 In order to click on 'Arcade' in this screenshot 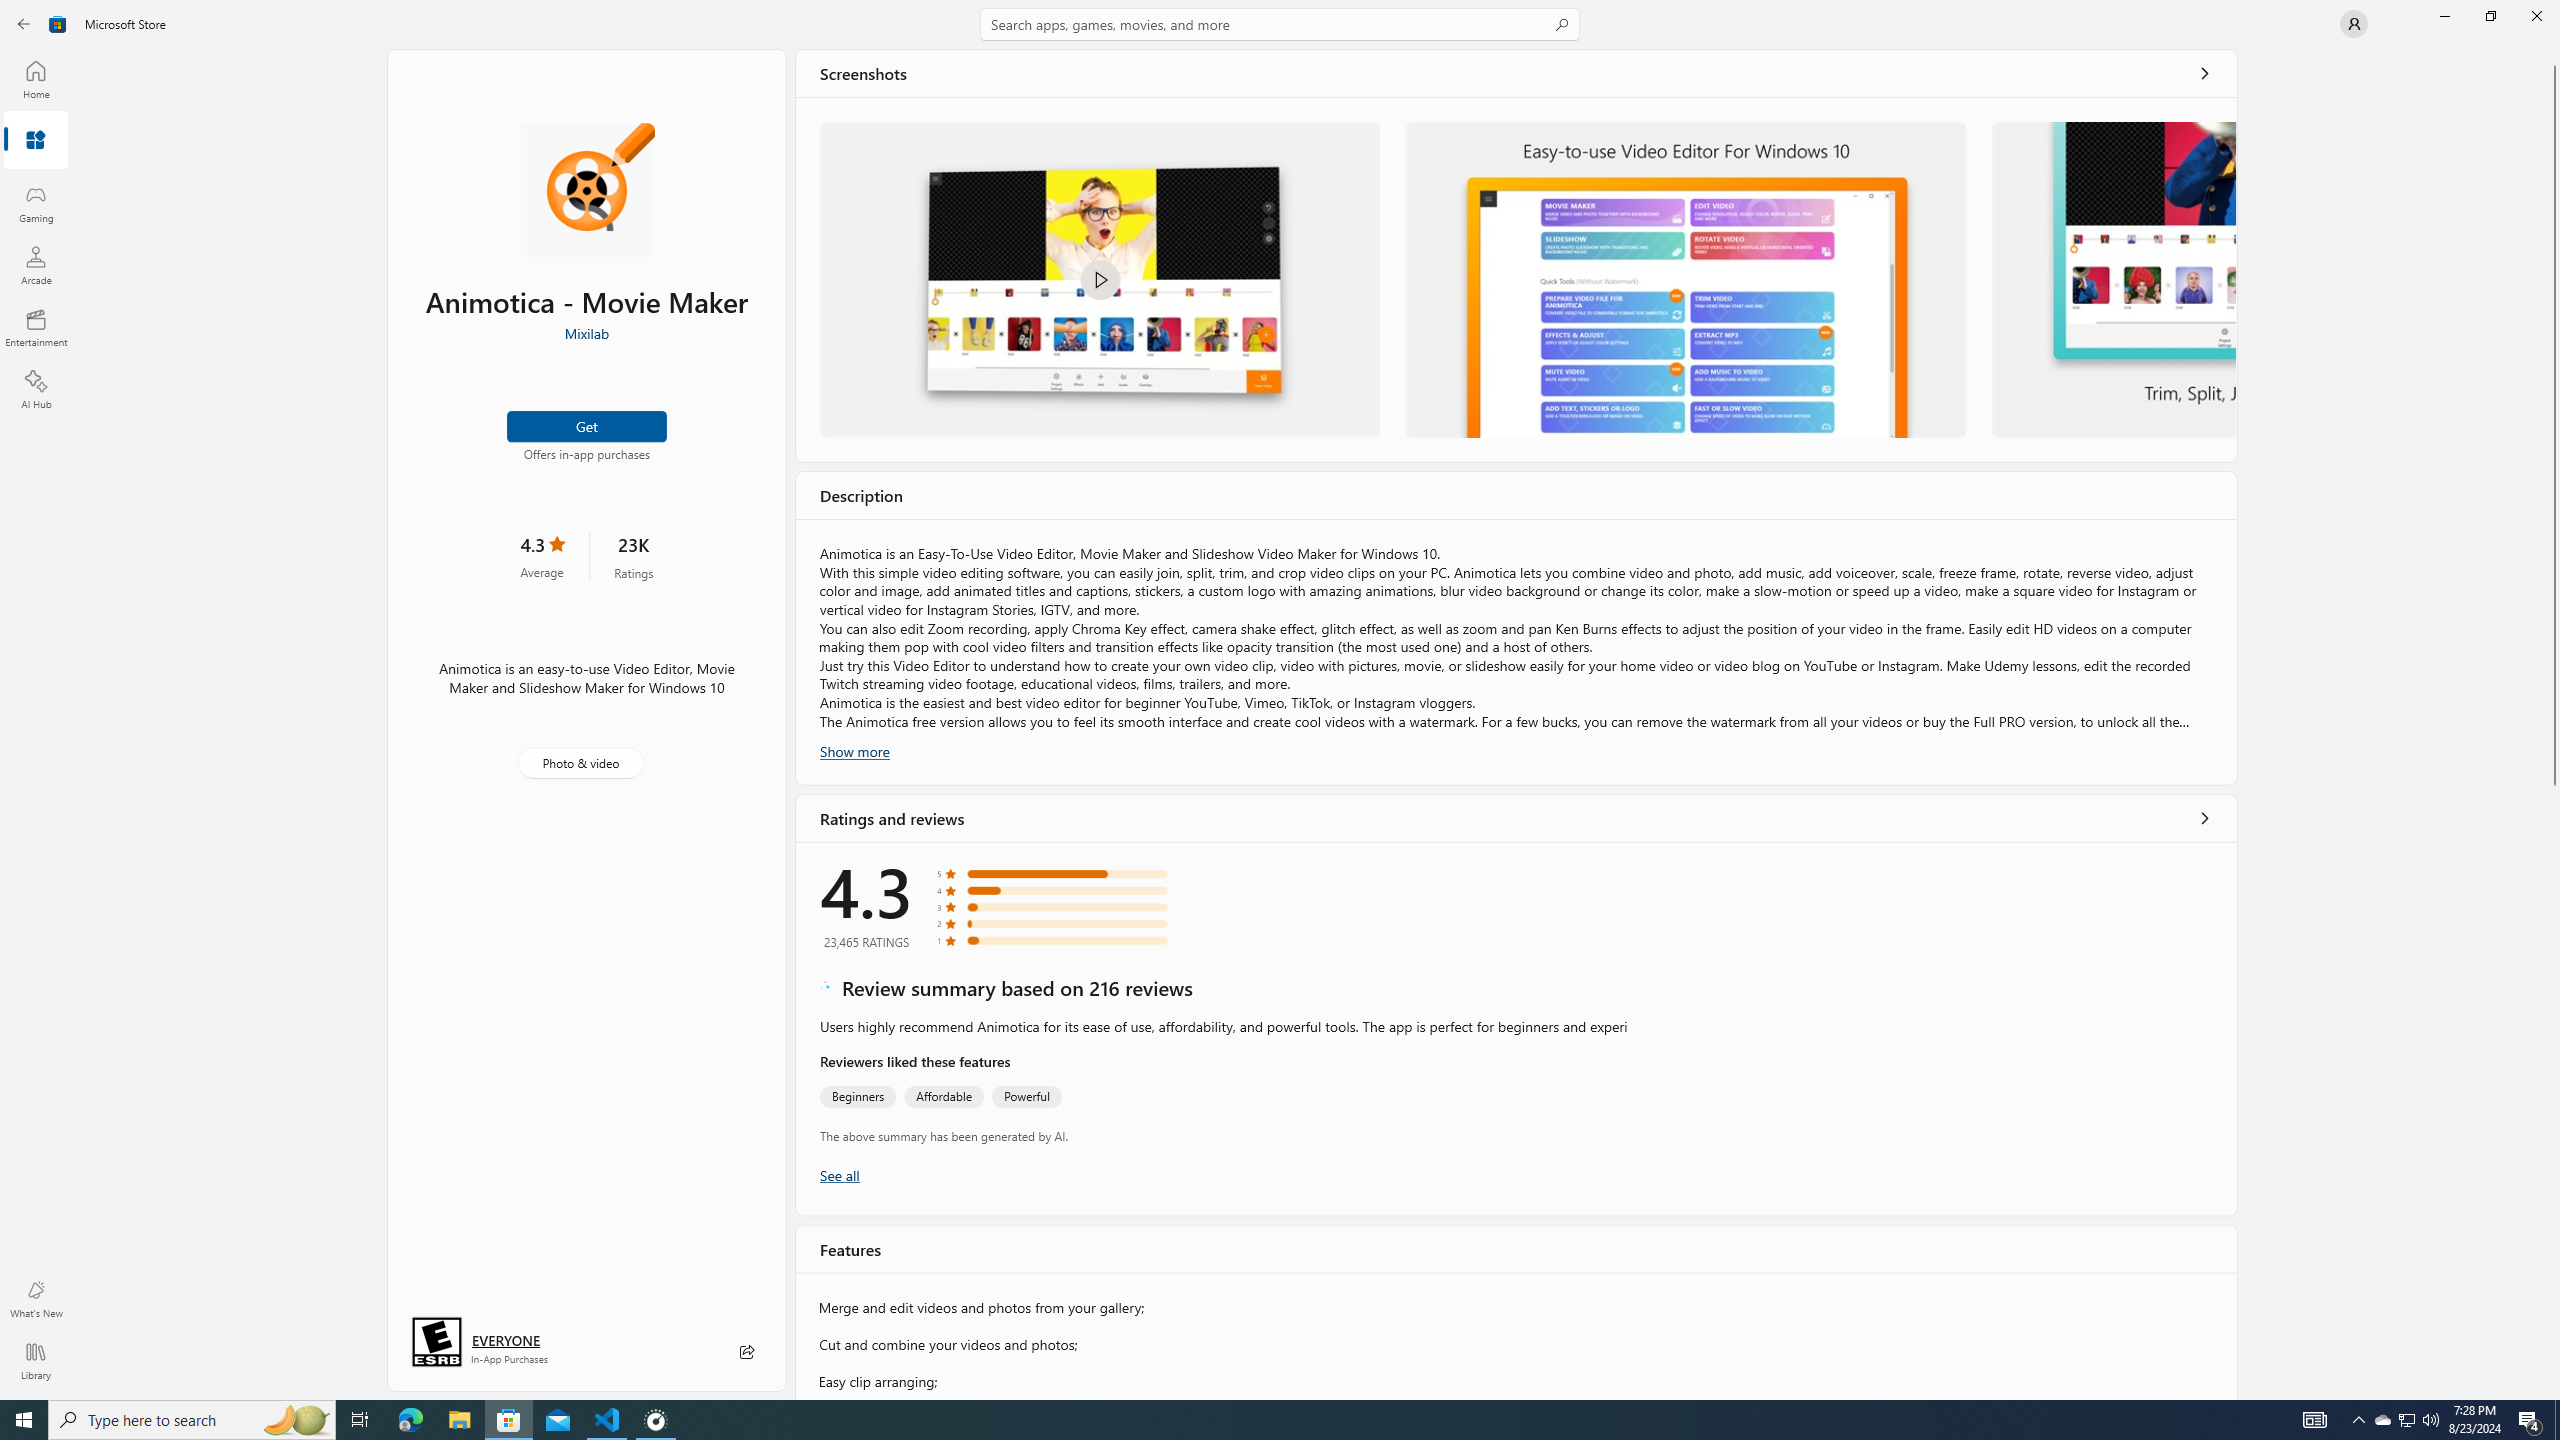, I will do `click(34, 264)`.